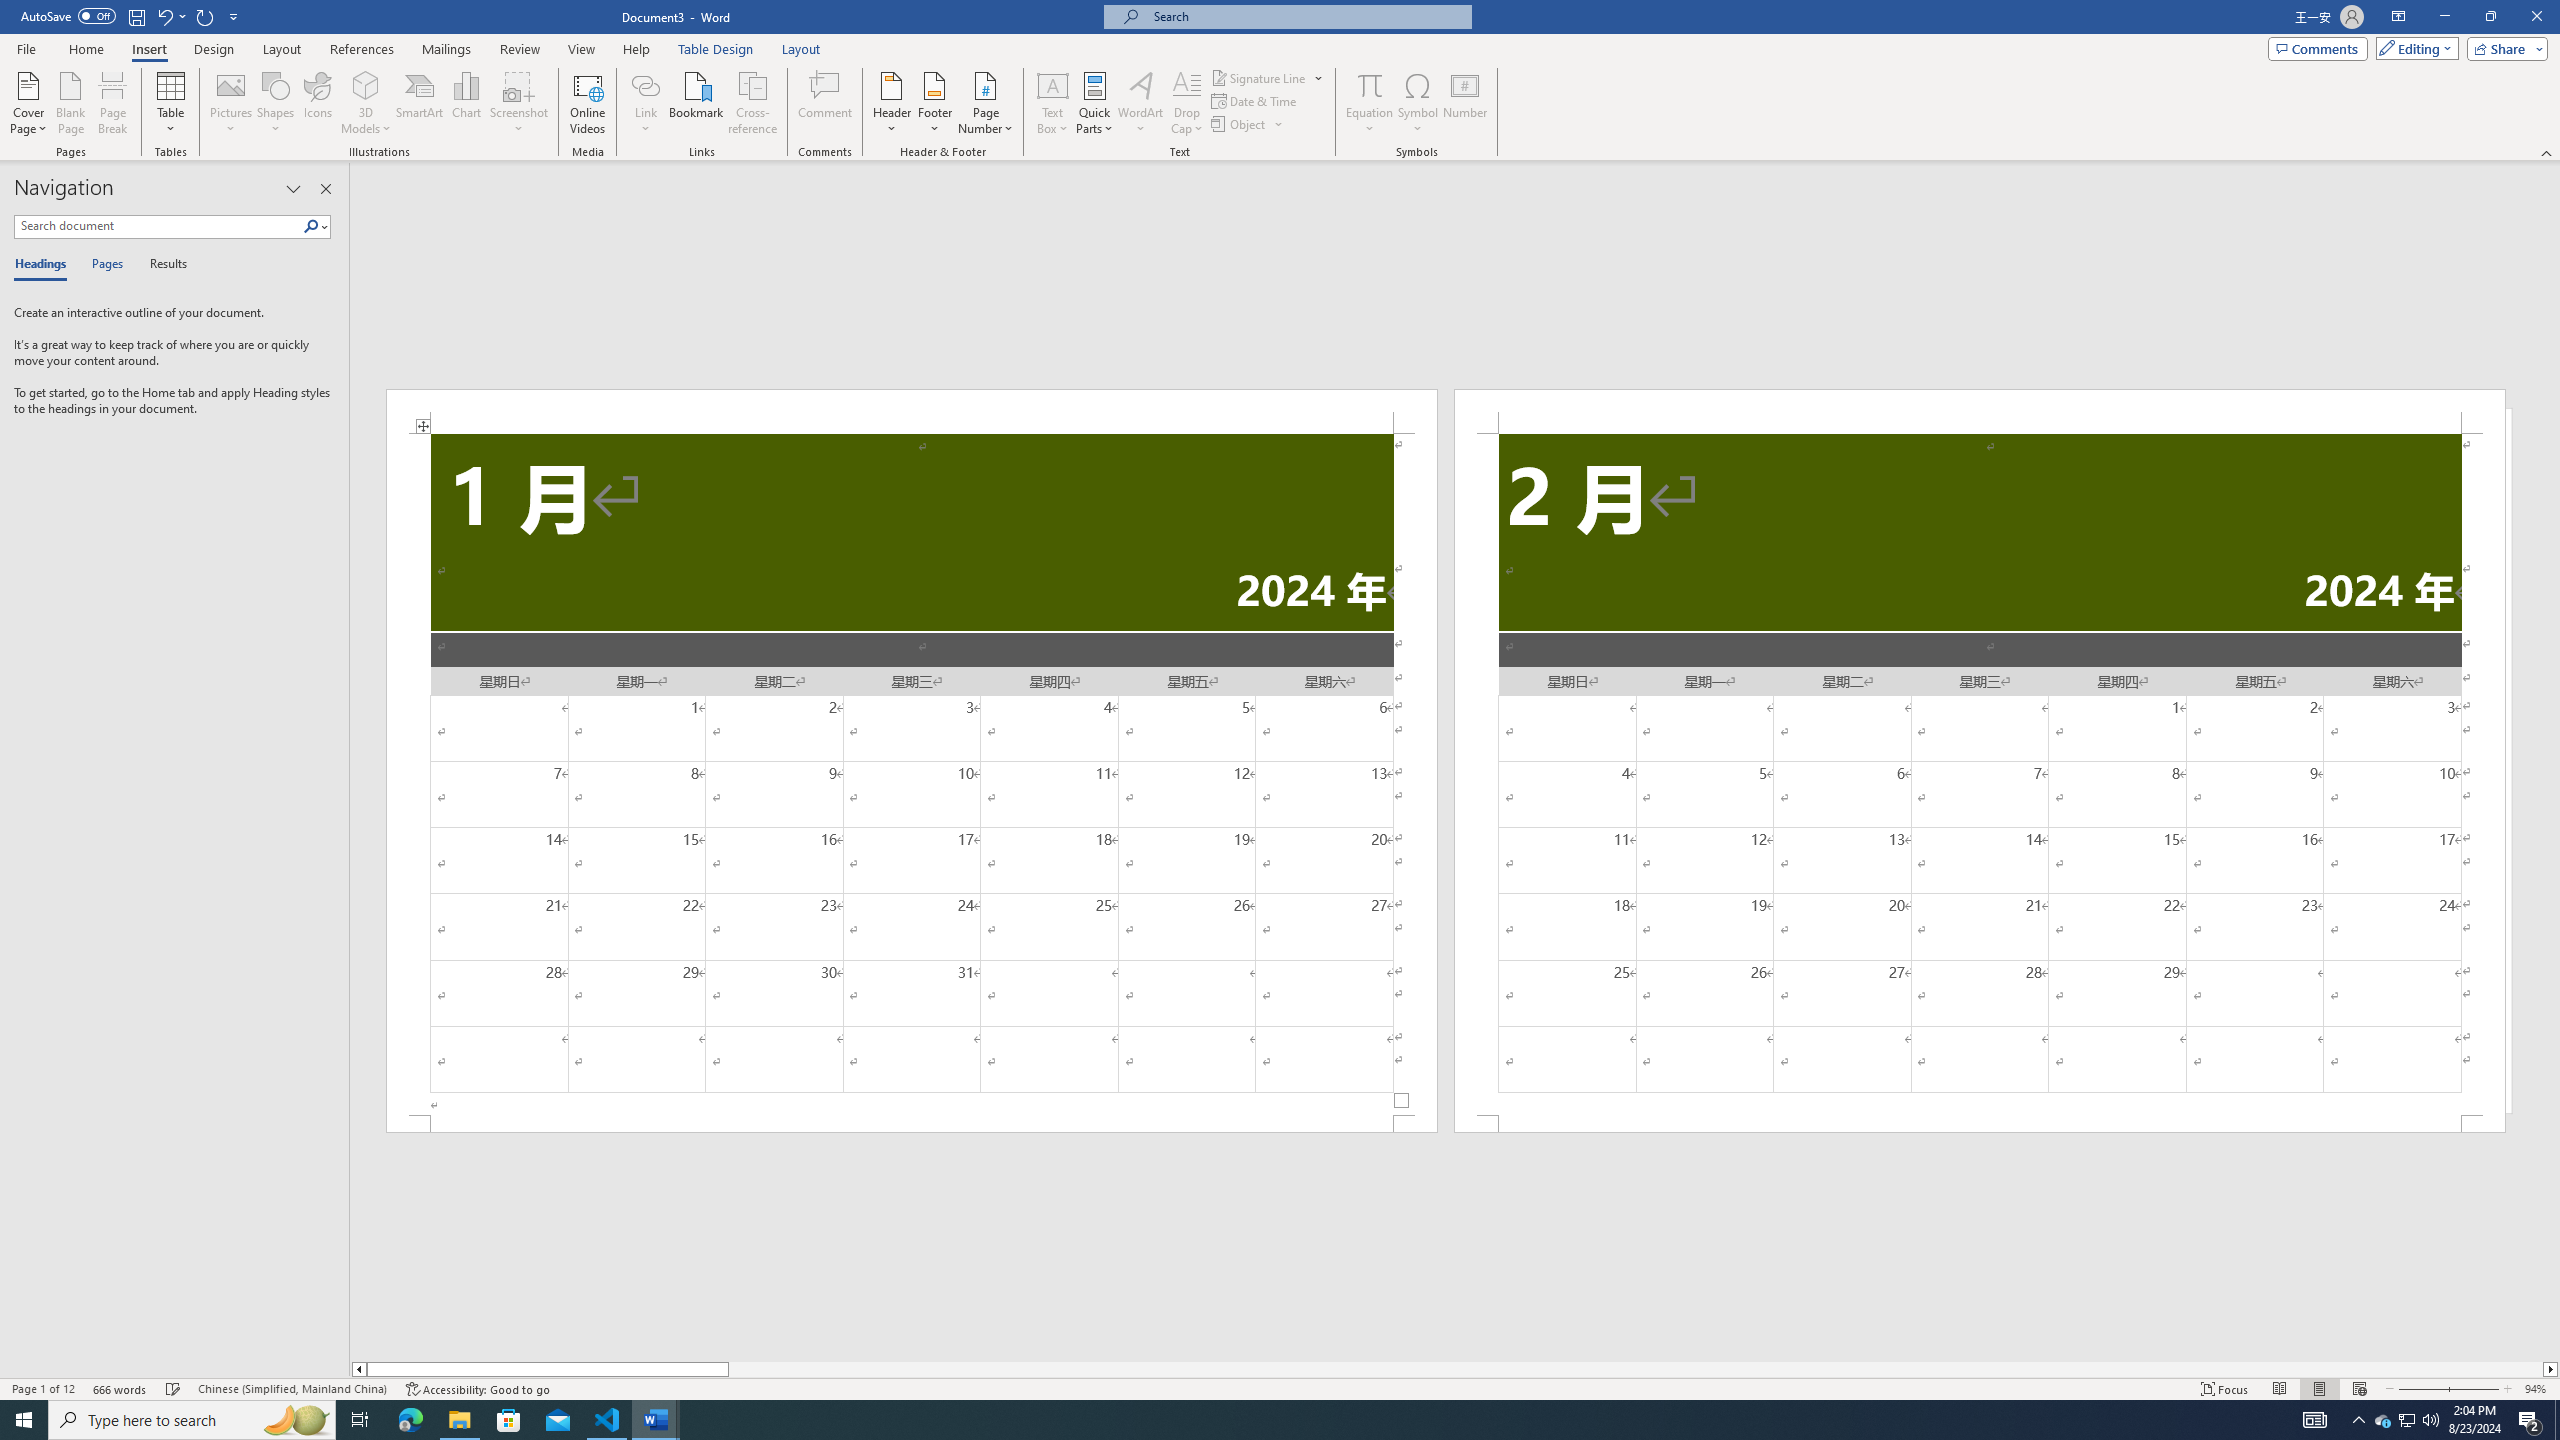  I want to click on 'Undo Increase Indent', so click(170, 15).